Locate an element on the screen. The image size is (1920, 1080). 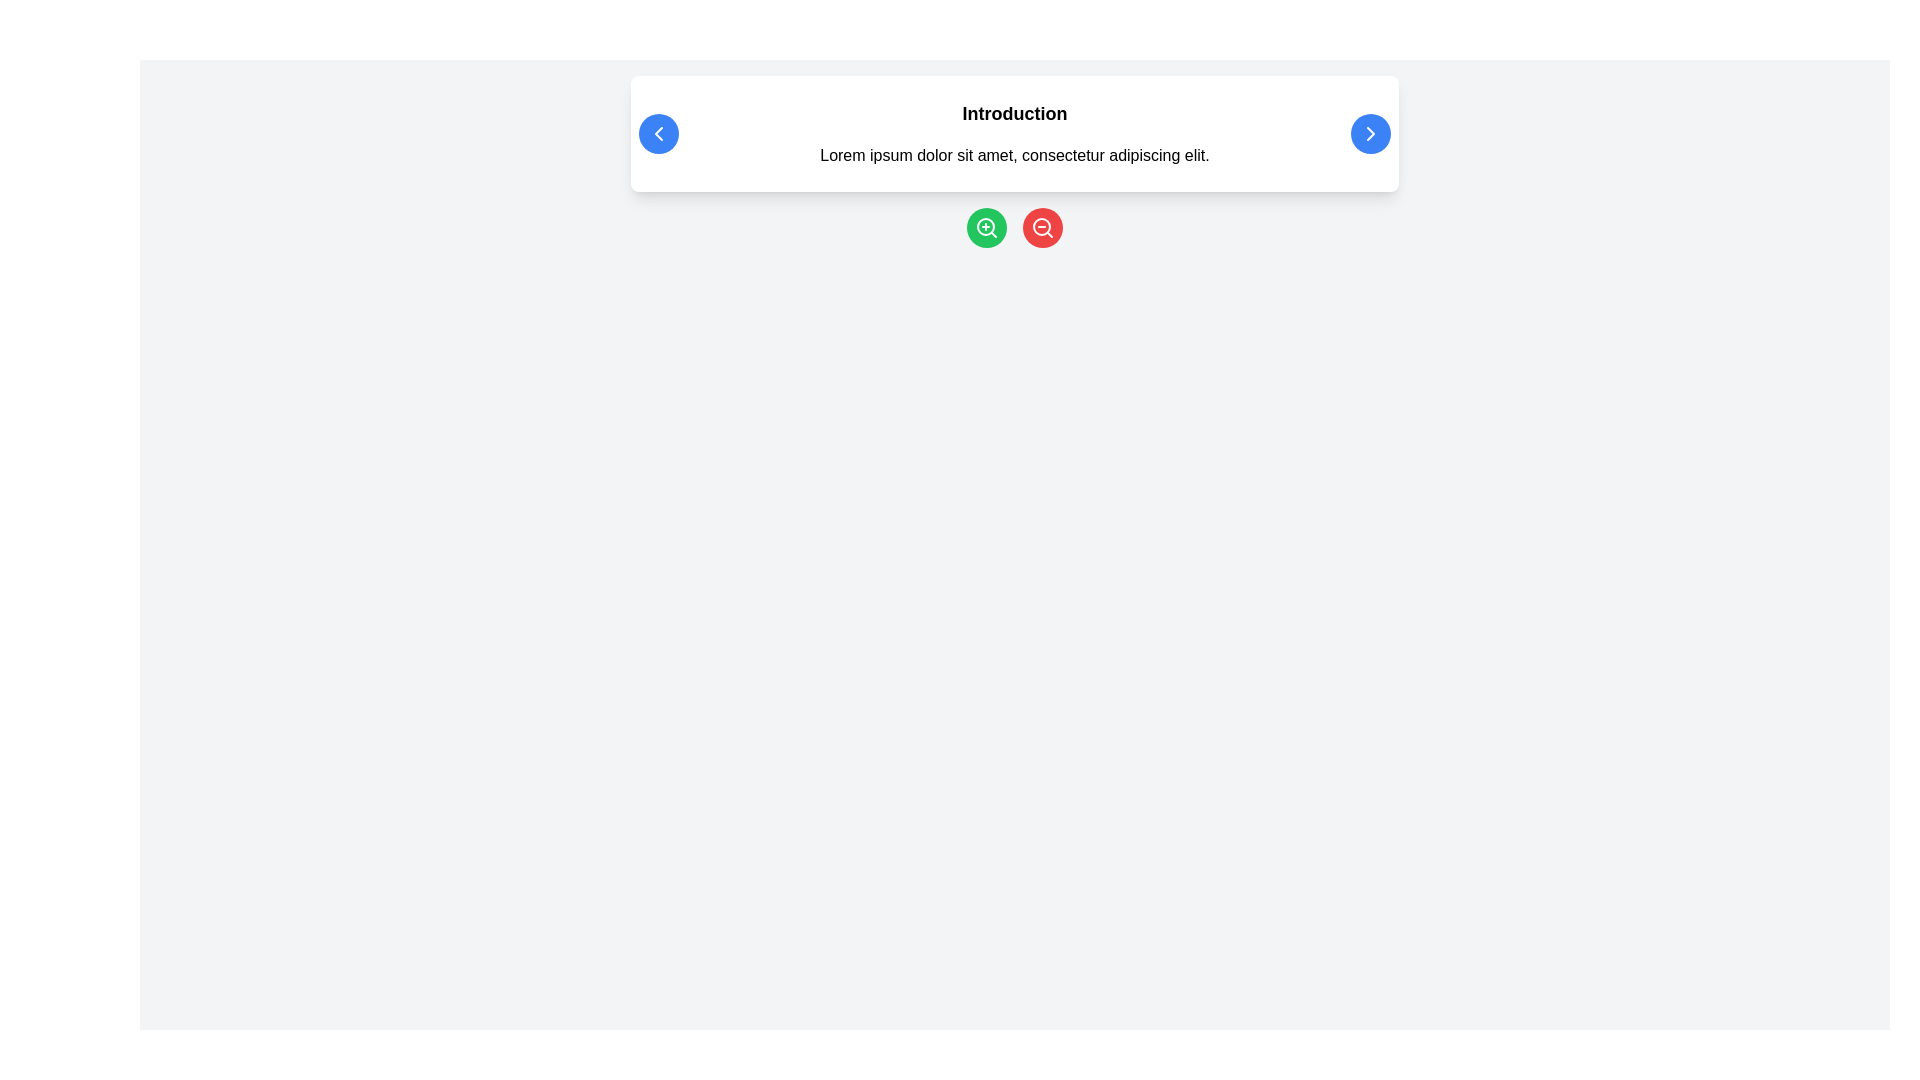
the rightmost zoom-out icon located beneath the Introduction section is located at coordinates (1041, 226).